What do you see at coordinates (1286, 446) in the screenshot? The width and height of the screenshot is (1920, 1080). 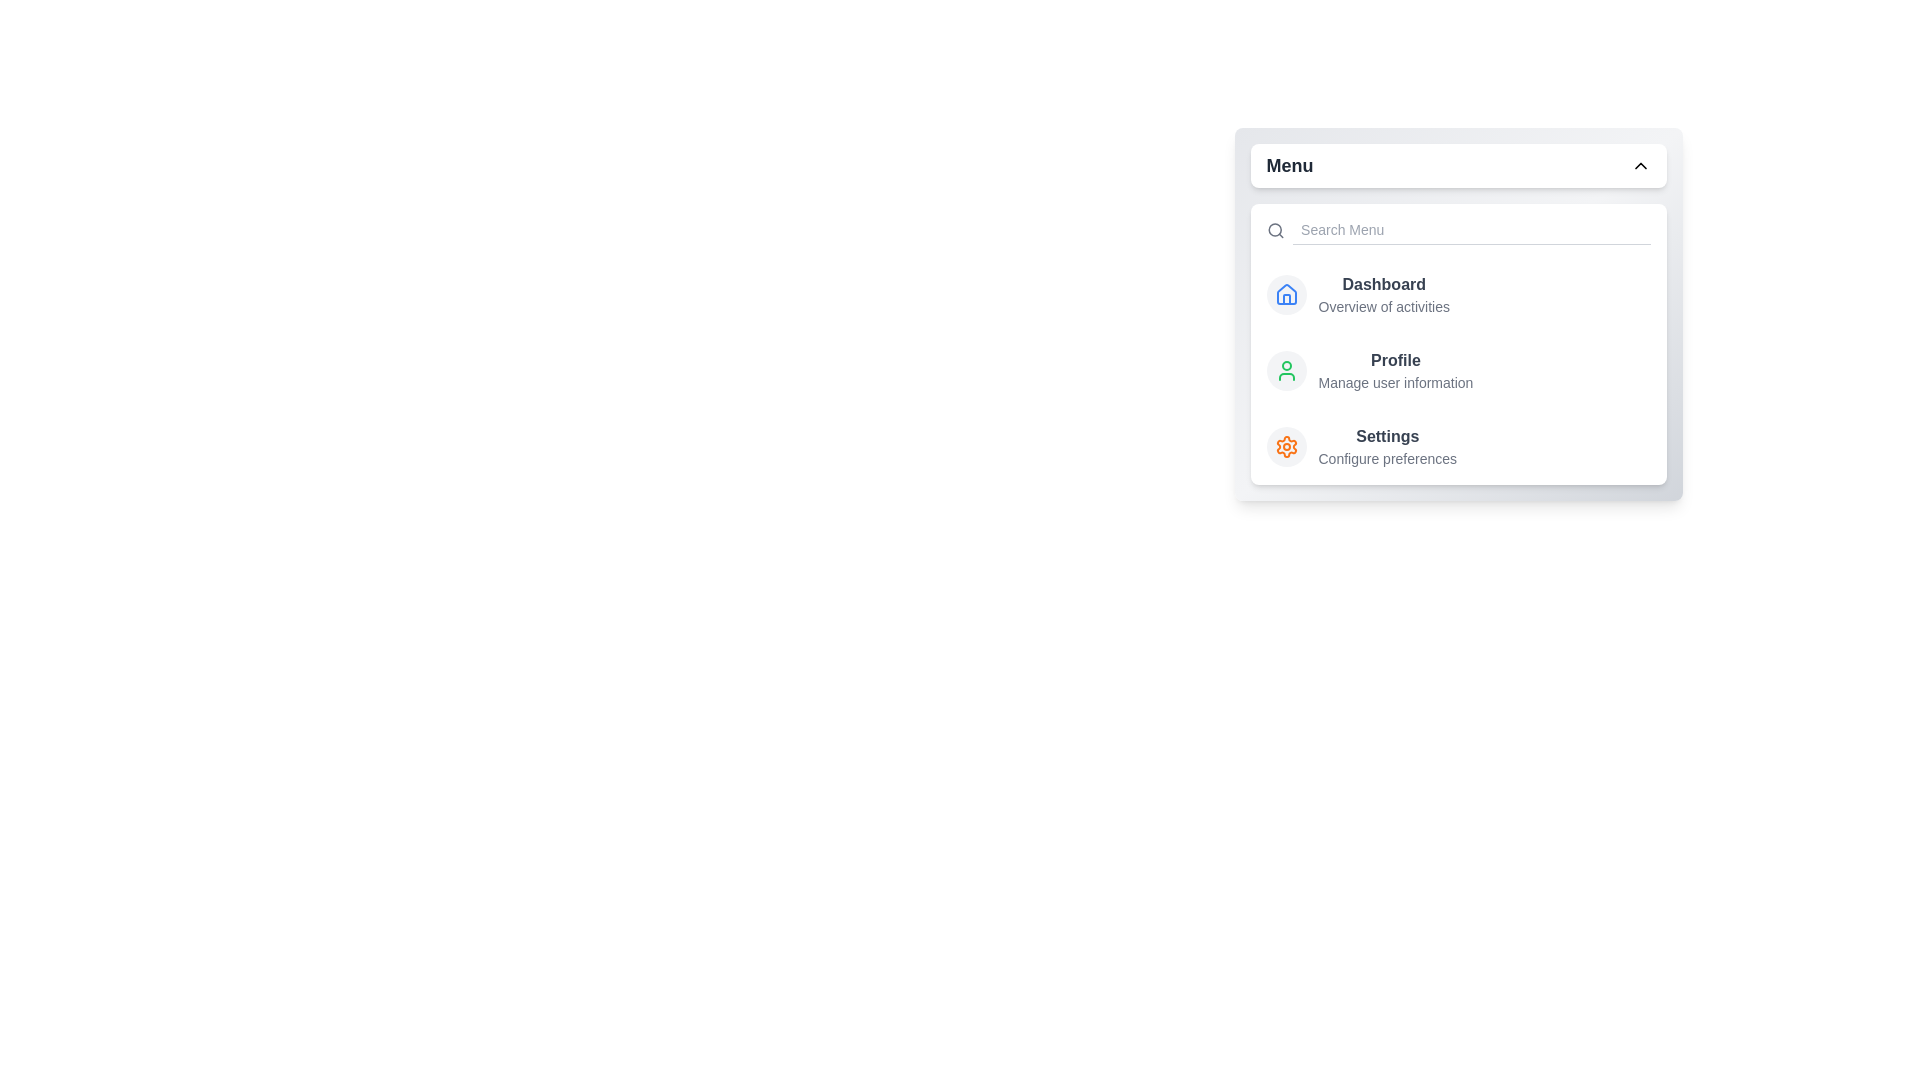 I see `the menu item labeled 'Settings' to view its hover effect` at bounding box center [1286, 446].